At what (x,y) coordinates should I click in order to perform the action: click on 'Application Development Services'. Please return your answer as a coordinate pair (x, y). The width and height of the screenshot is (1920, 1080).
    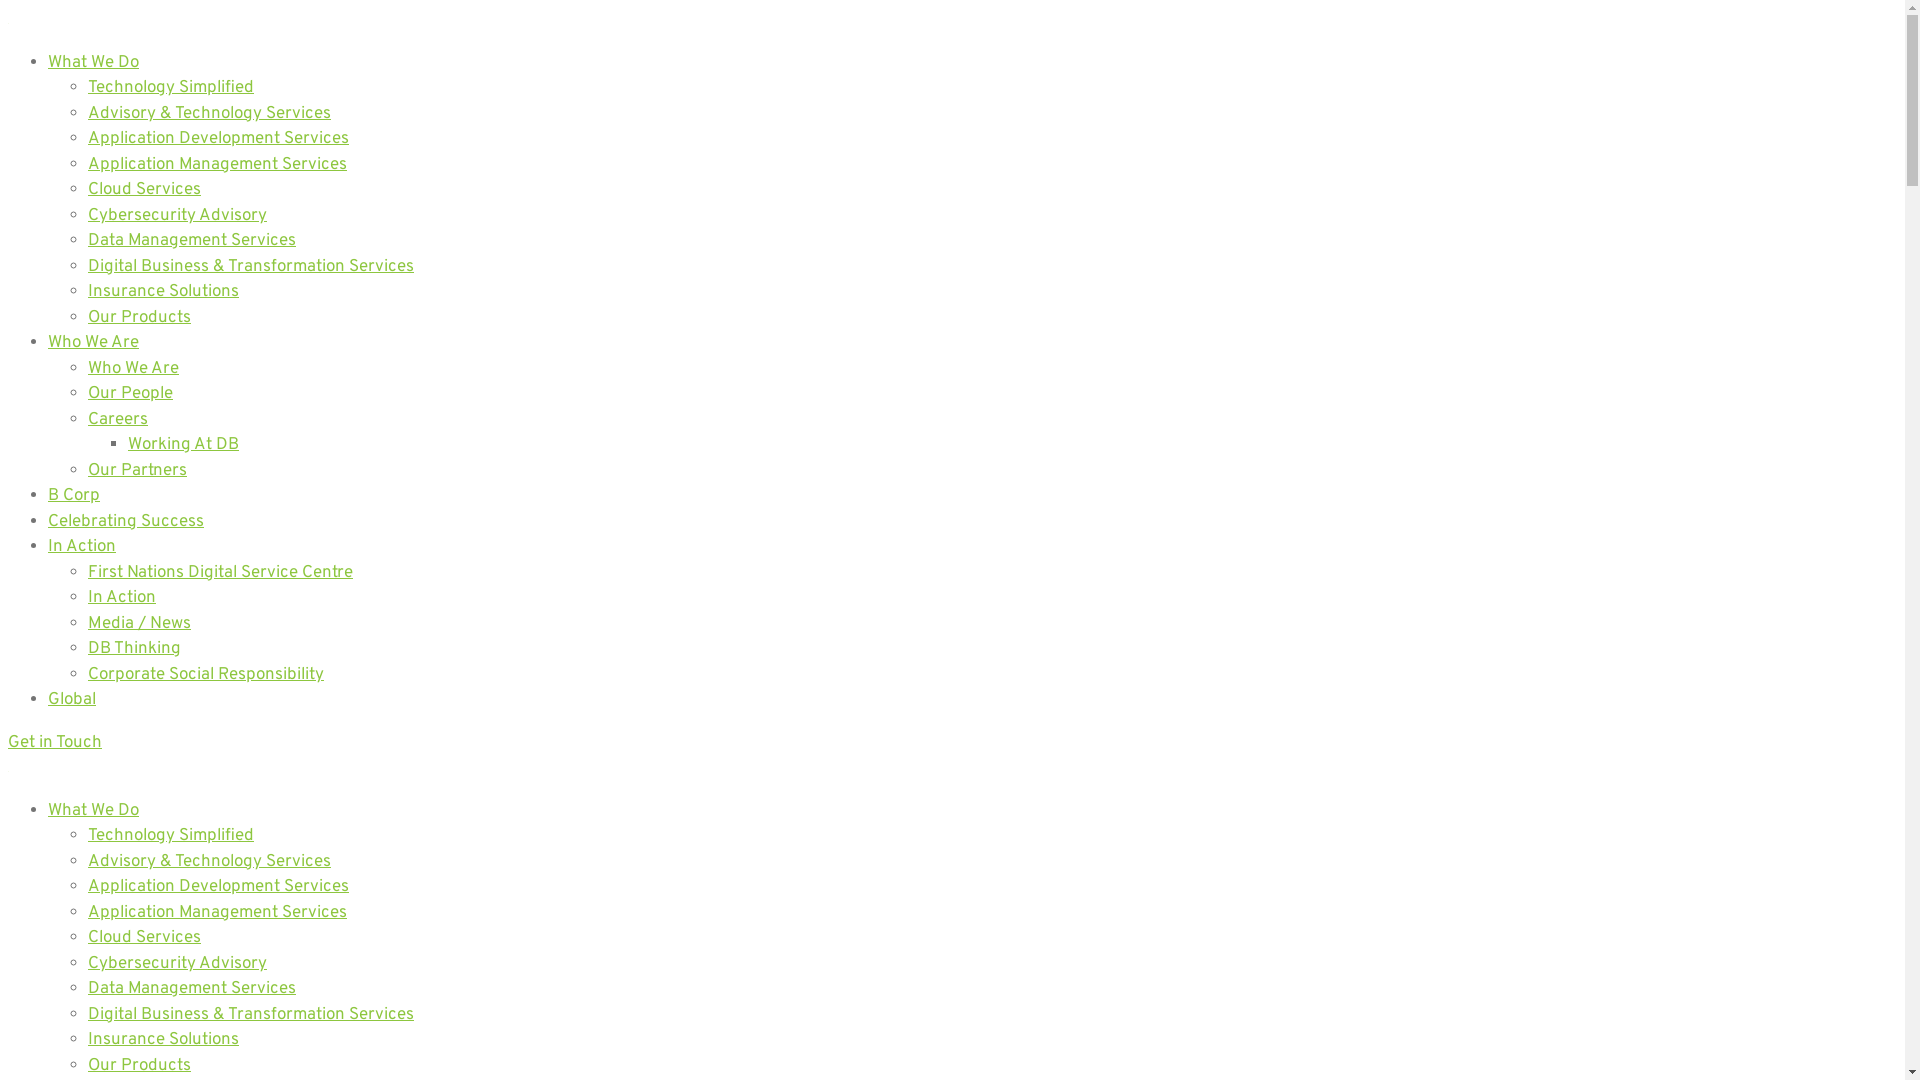
    Looking at the image, I should click on (218, 886).